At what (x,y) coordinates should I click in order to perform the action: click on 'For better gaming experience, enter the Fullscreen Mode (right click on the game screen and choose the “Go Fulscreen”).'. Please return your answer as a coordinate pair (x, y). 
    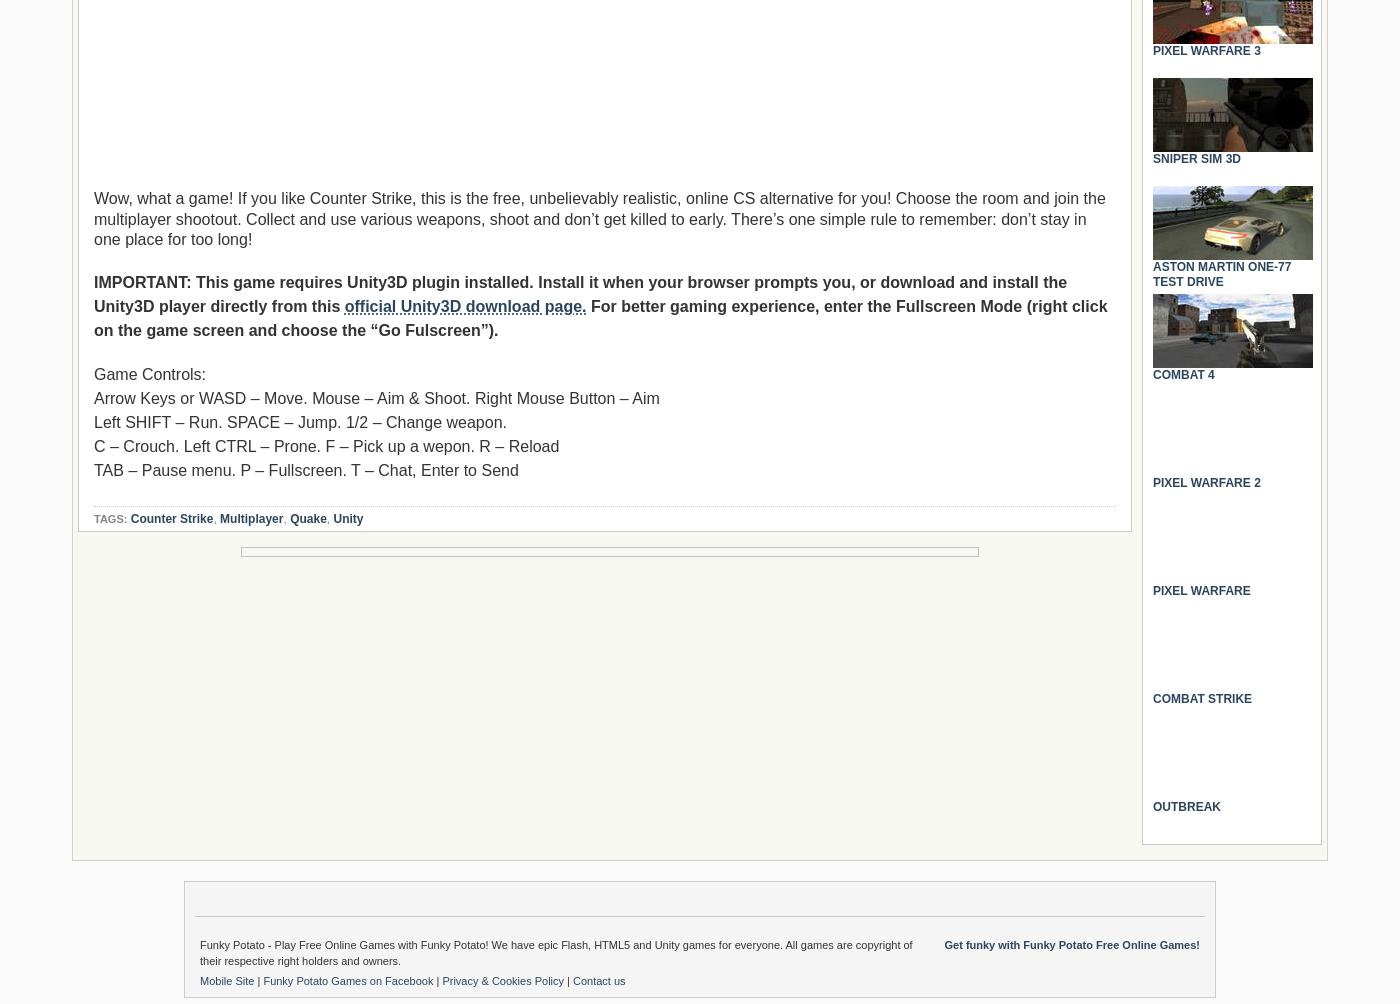
    Looking at the image, I should click on (93, 318).